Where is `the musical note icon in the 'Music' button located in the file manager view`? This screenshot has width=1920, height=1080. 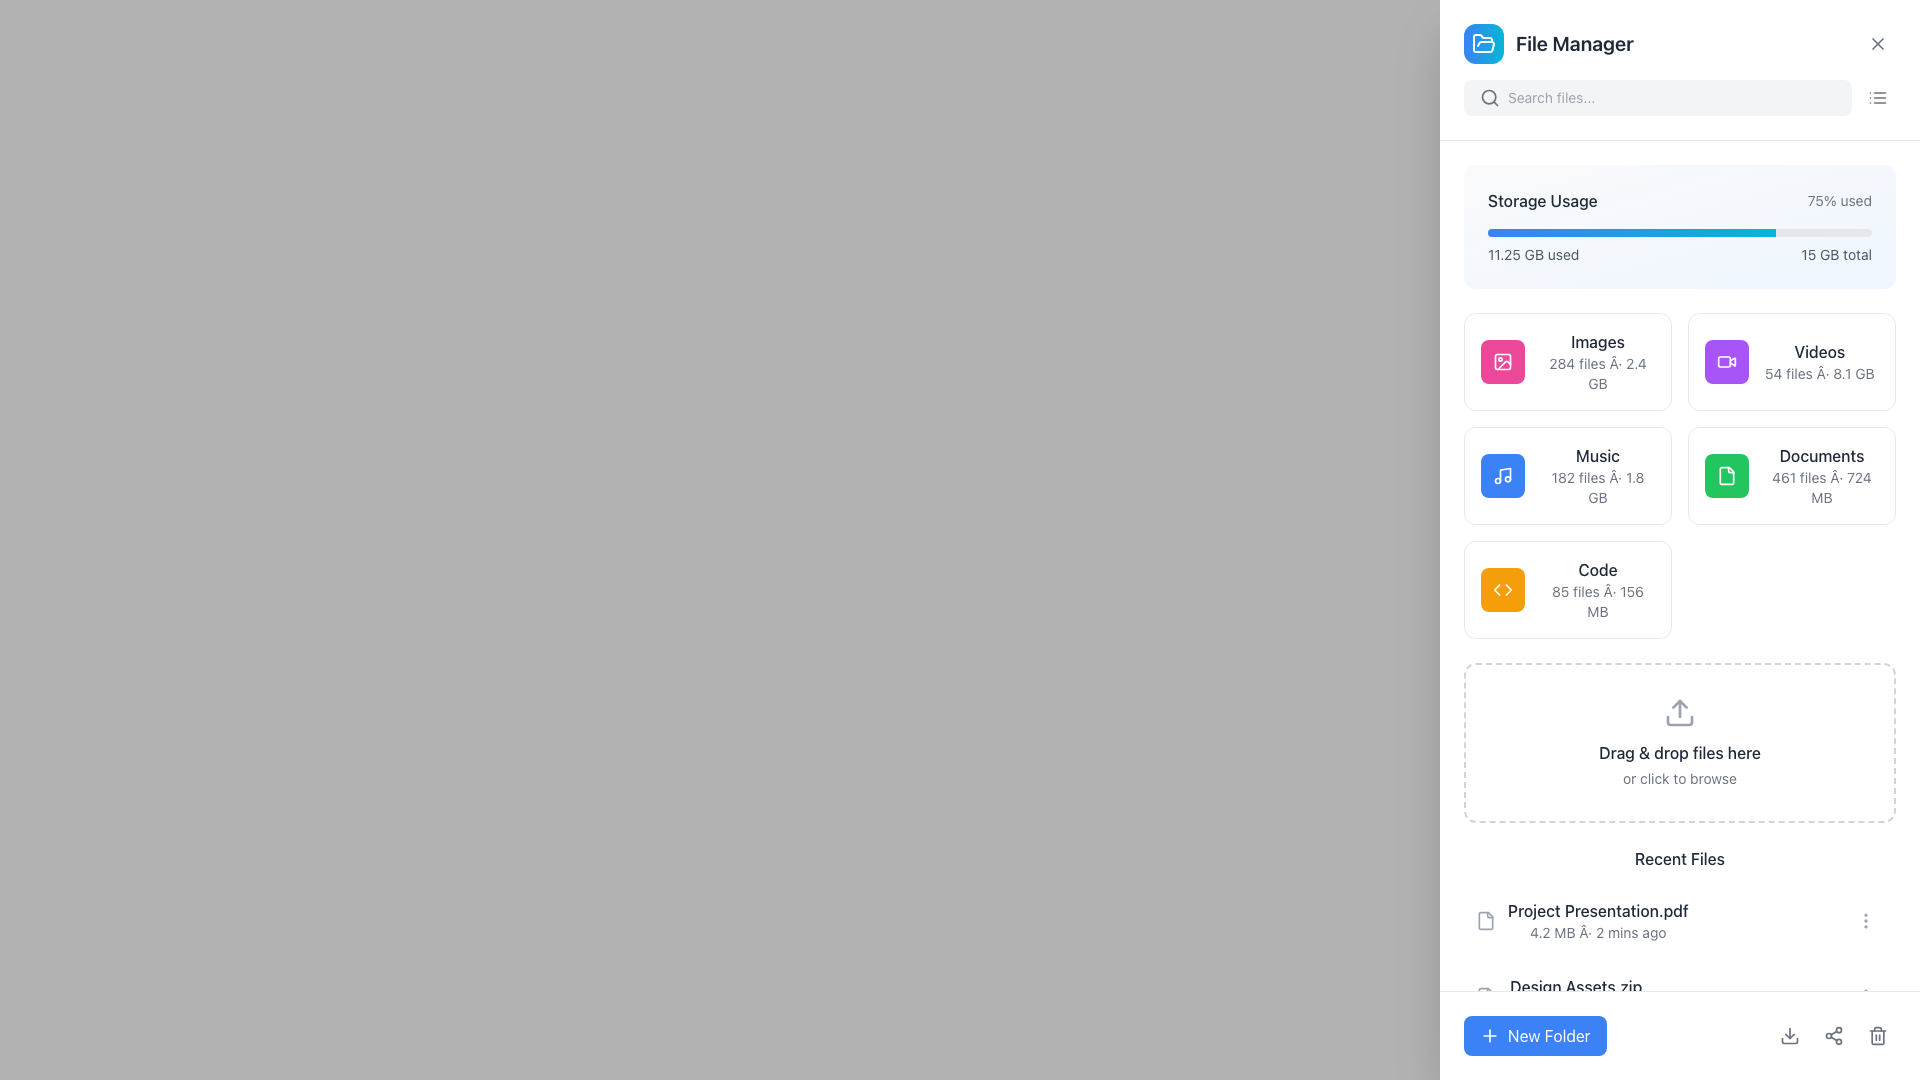
the musical note icon in the 'Music' button located in the file manager view is located at coordinates (1502, 475).